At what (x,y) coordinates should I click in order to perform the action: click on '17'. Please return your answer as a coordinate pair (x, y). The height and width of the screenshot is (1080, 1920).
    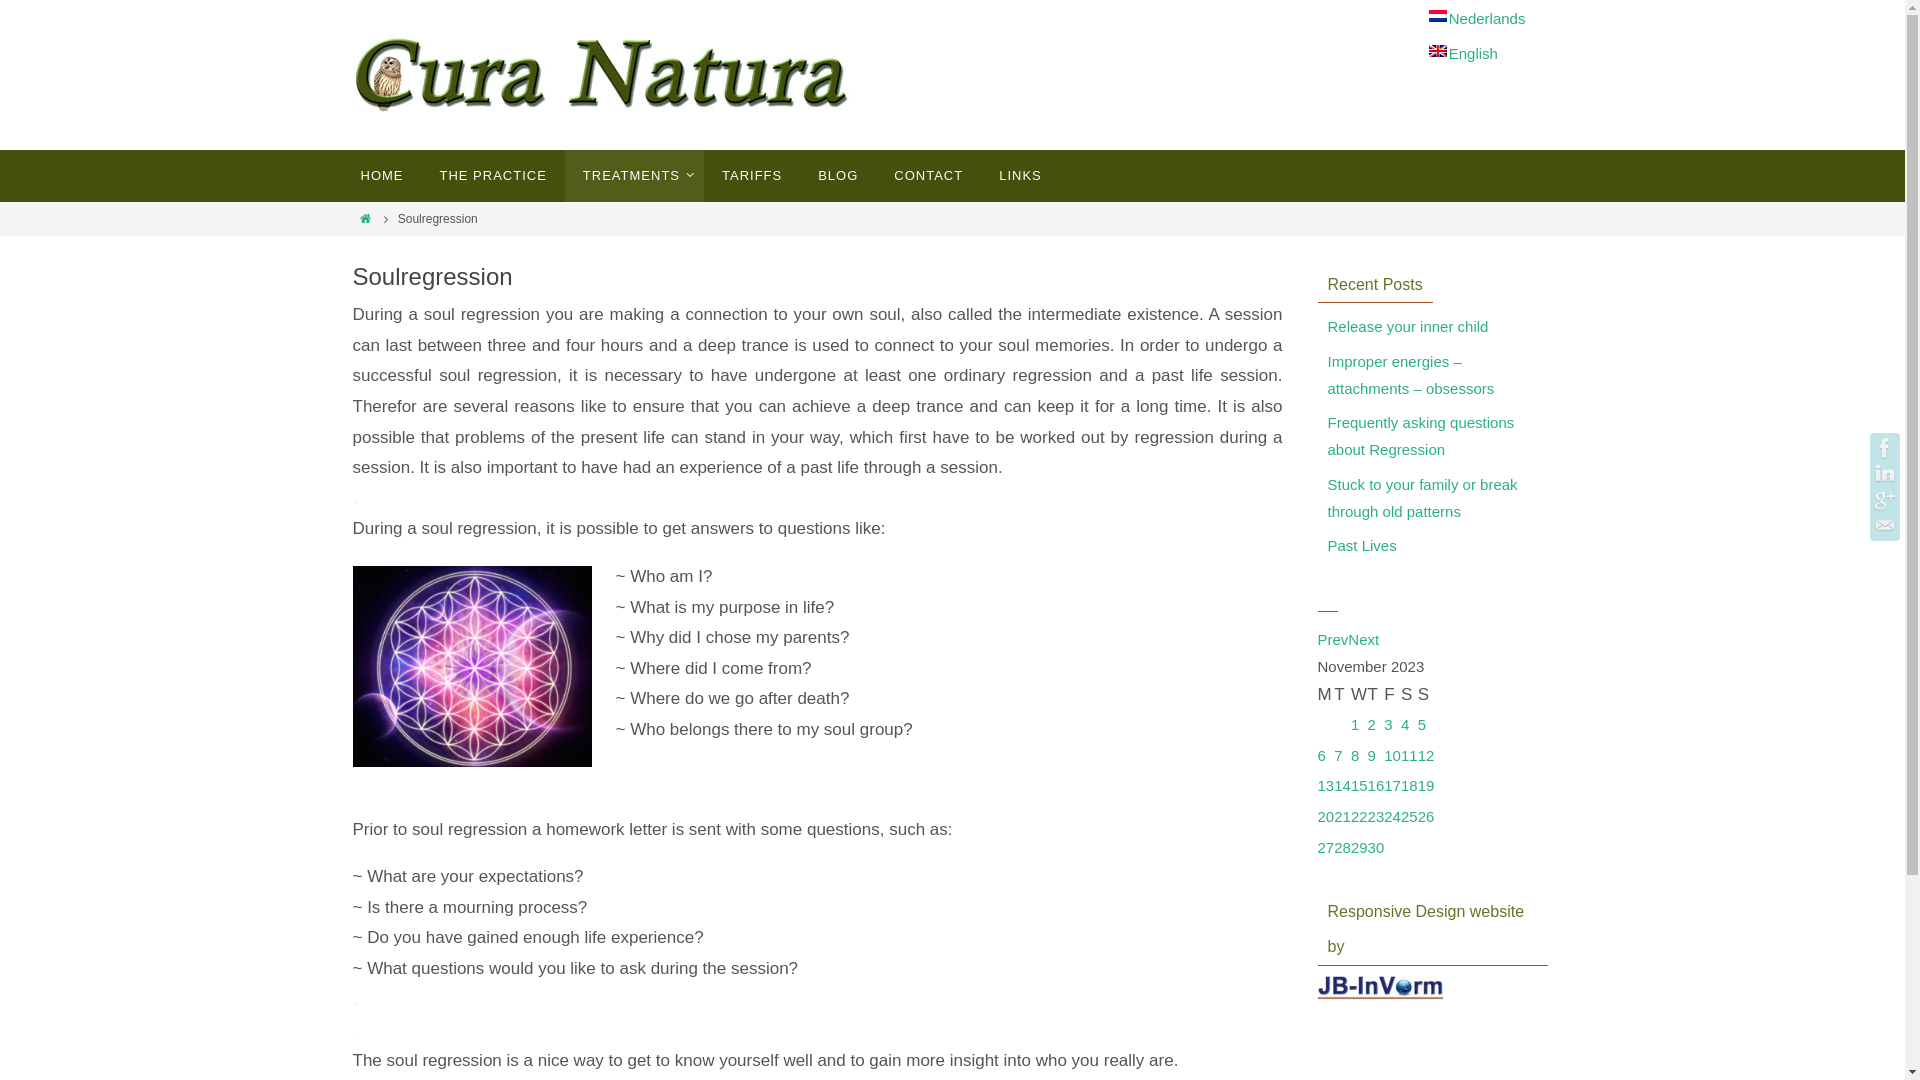
    Looking at the image, I should click on (1382, 785).